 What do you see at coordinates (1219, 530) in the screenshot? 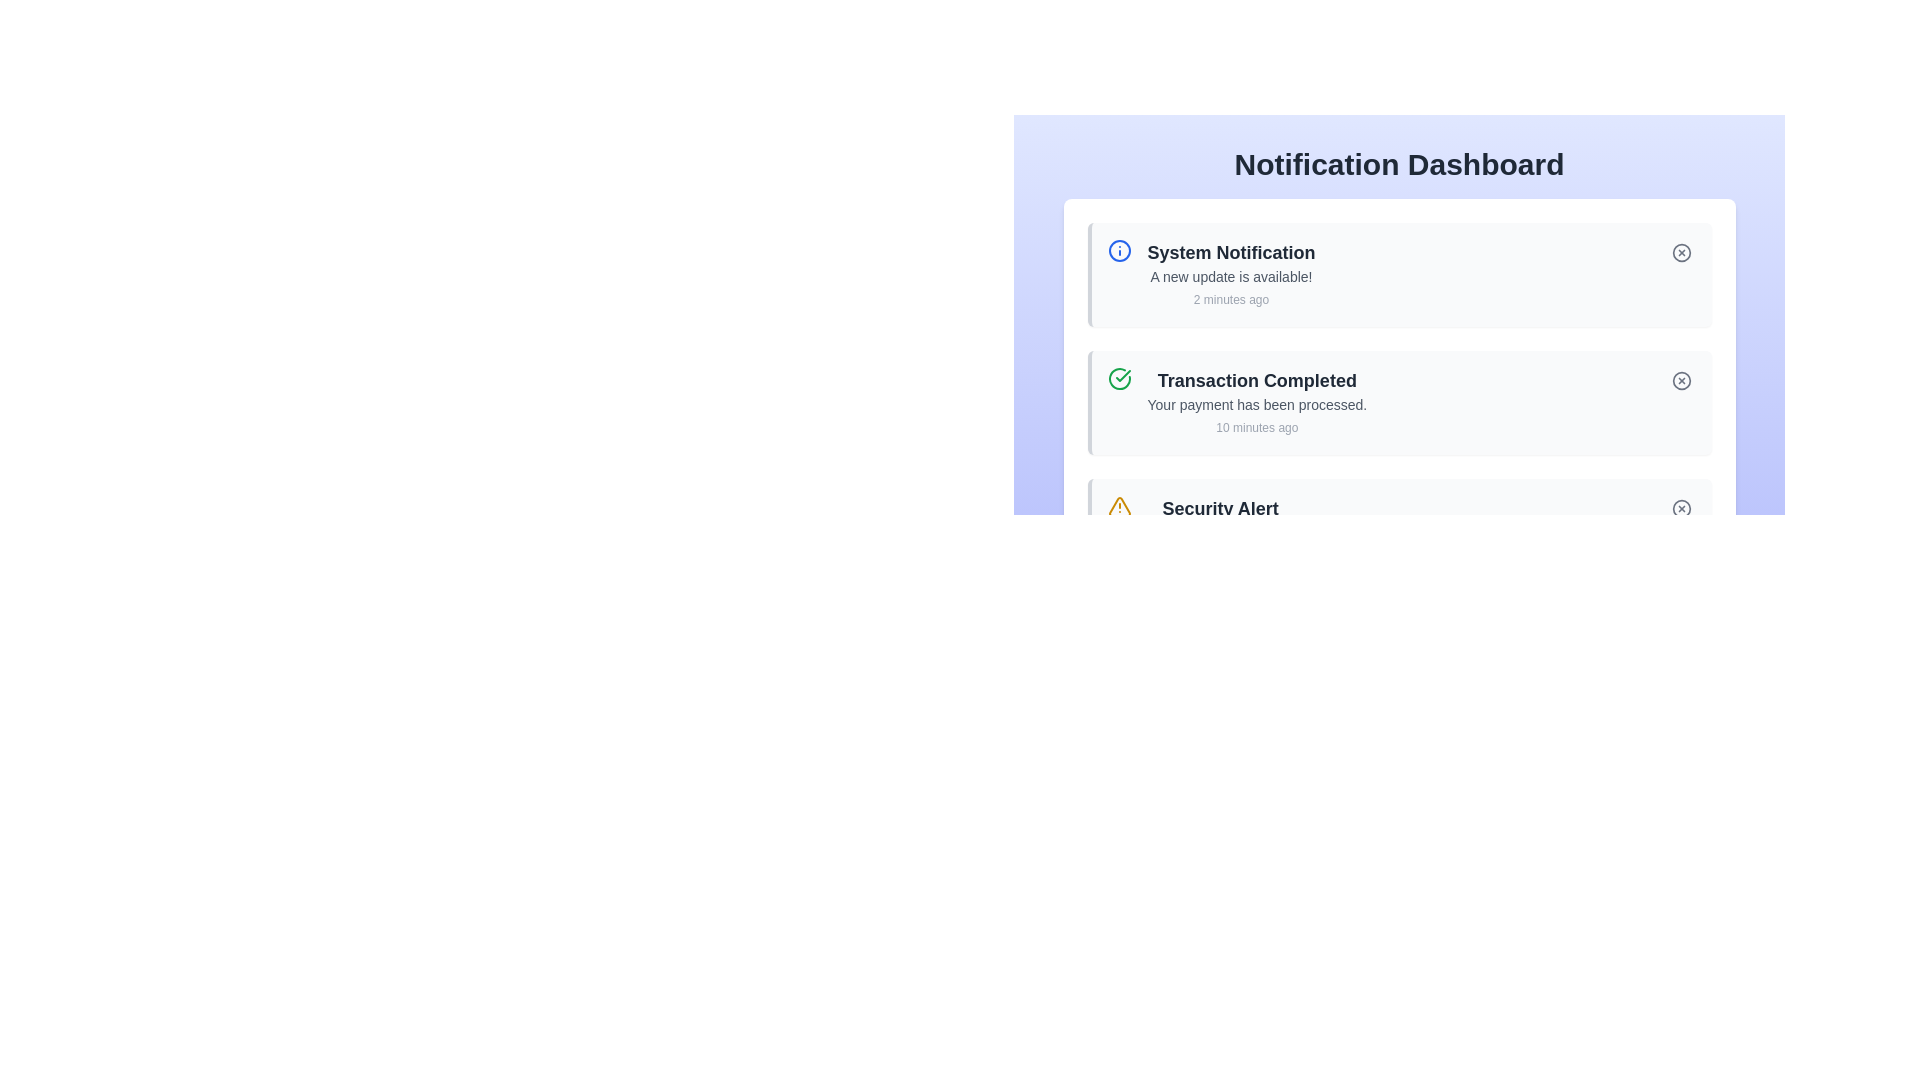
I see `the third notification in the vertical list on the notification panel that alerts about an unusual login detected, positioned below the 'Transaction Completed' notification` at bounding box center [1219, 530].